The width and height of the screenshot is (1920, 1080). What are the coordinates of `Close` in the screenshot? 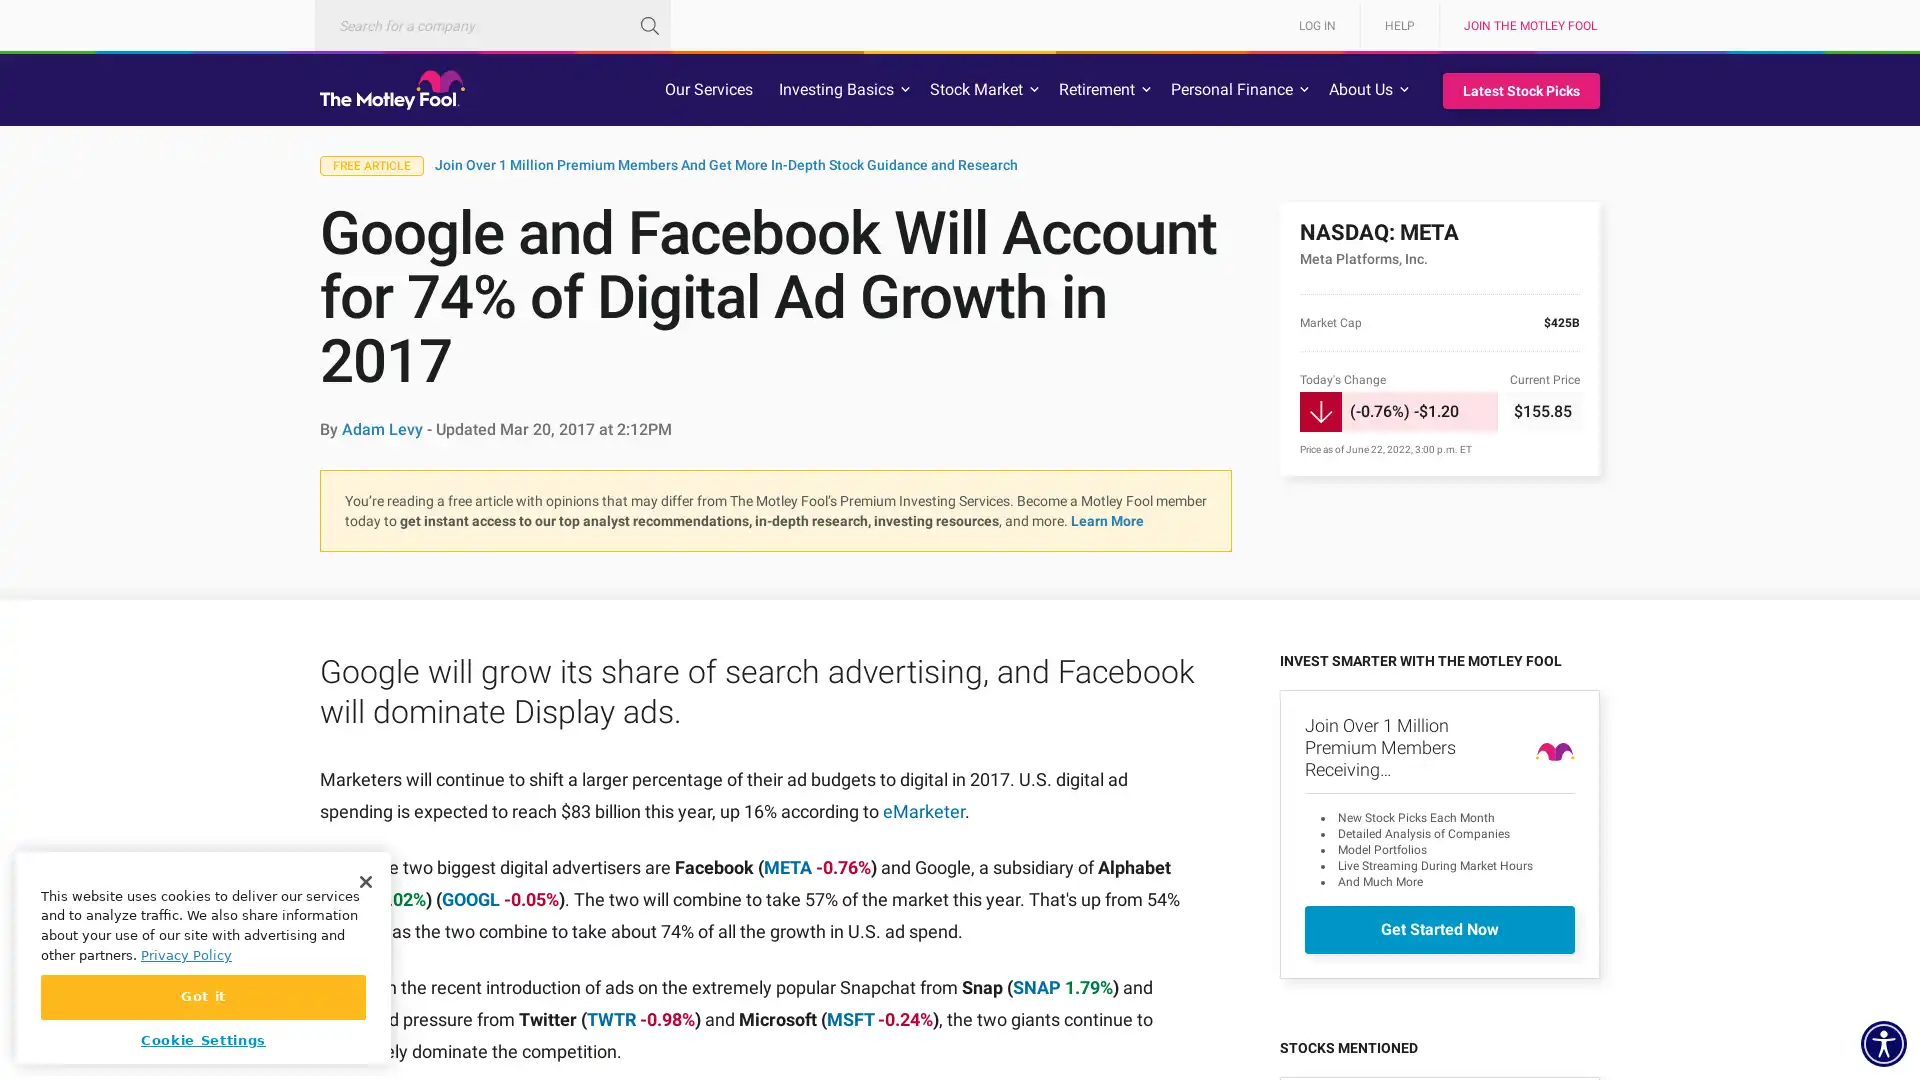 It's located at (365, 879).